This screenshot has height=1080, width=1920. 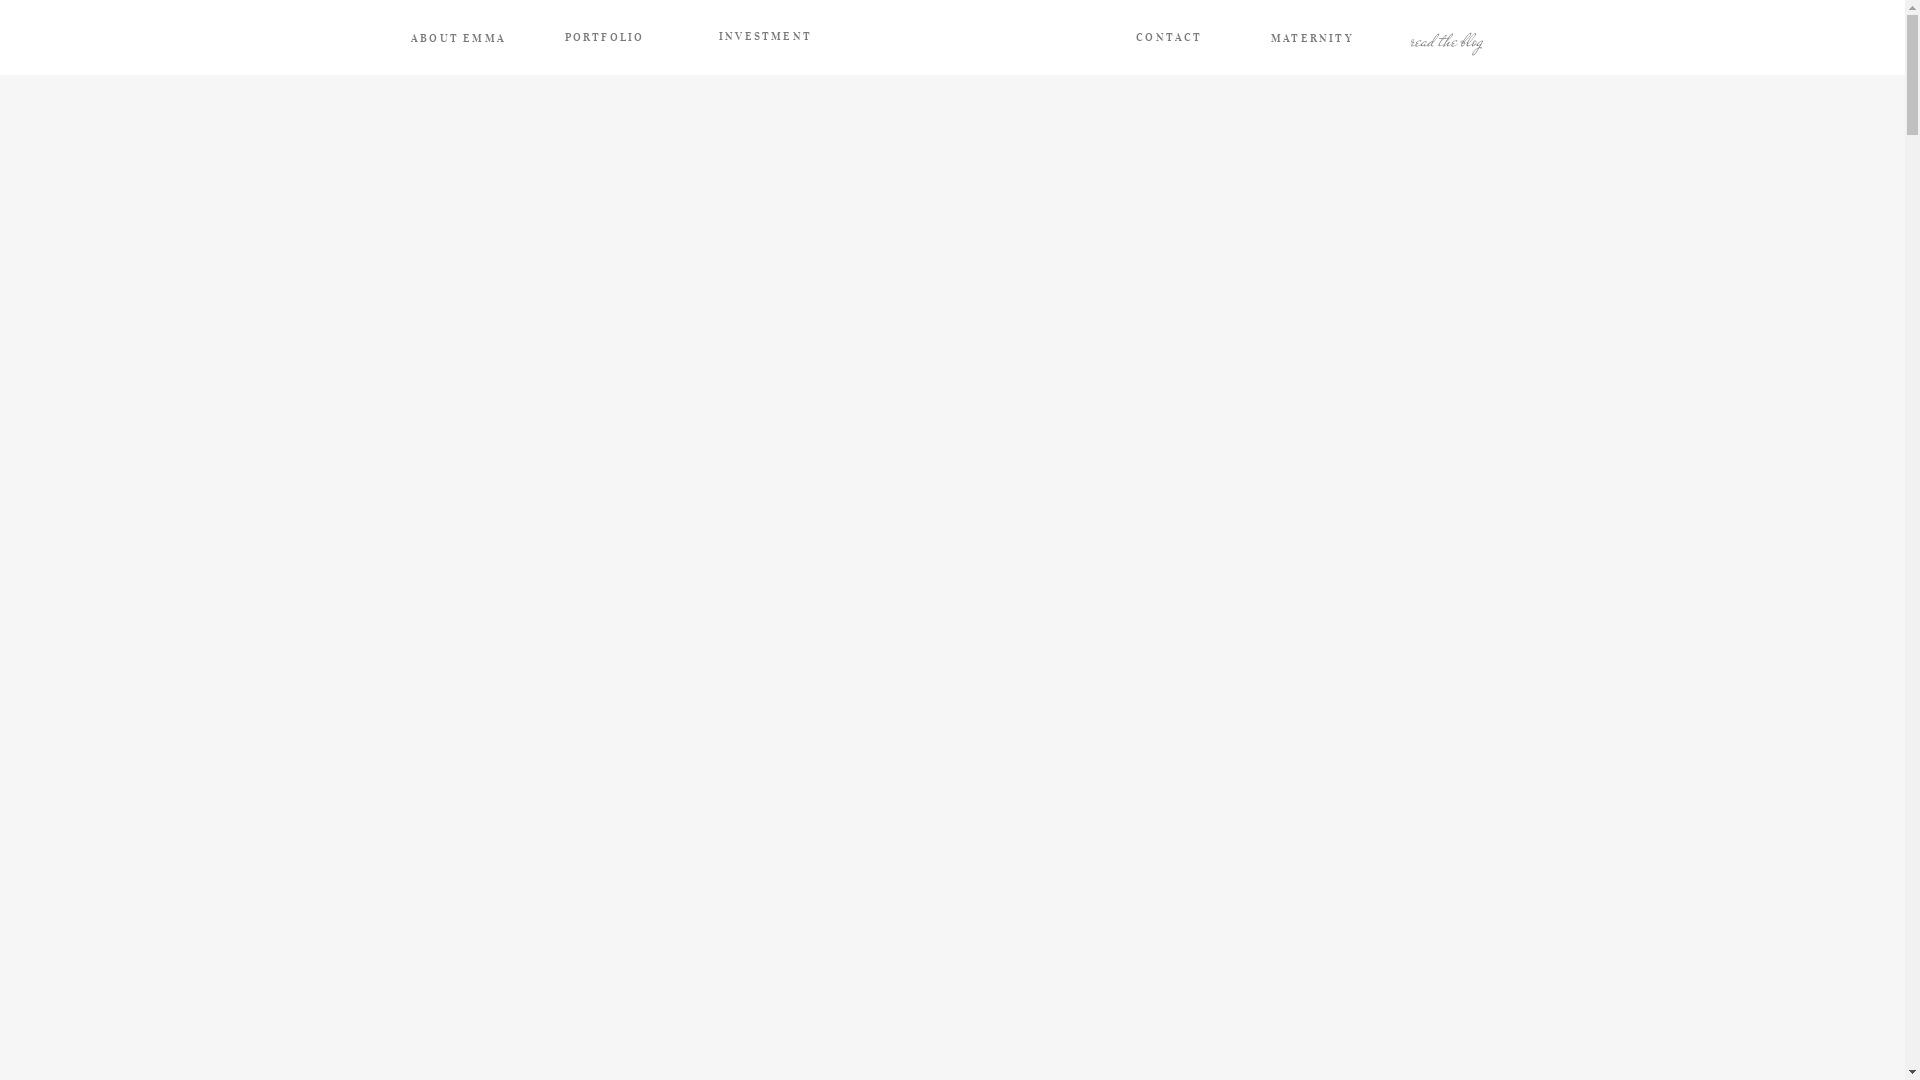 What do you see at coordinates (603, 38) in the screenshot?
I see `'PORTFOLIO'` at bounding box center [603, 38].